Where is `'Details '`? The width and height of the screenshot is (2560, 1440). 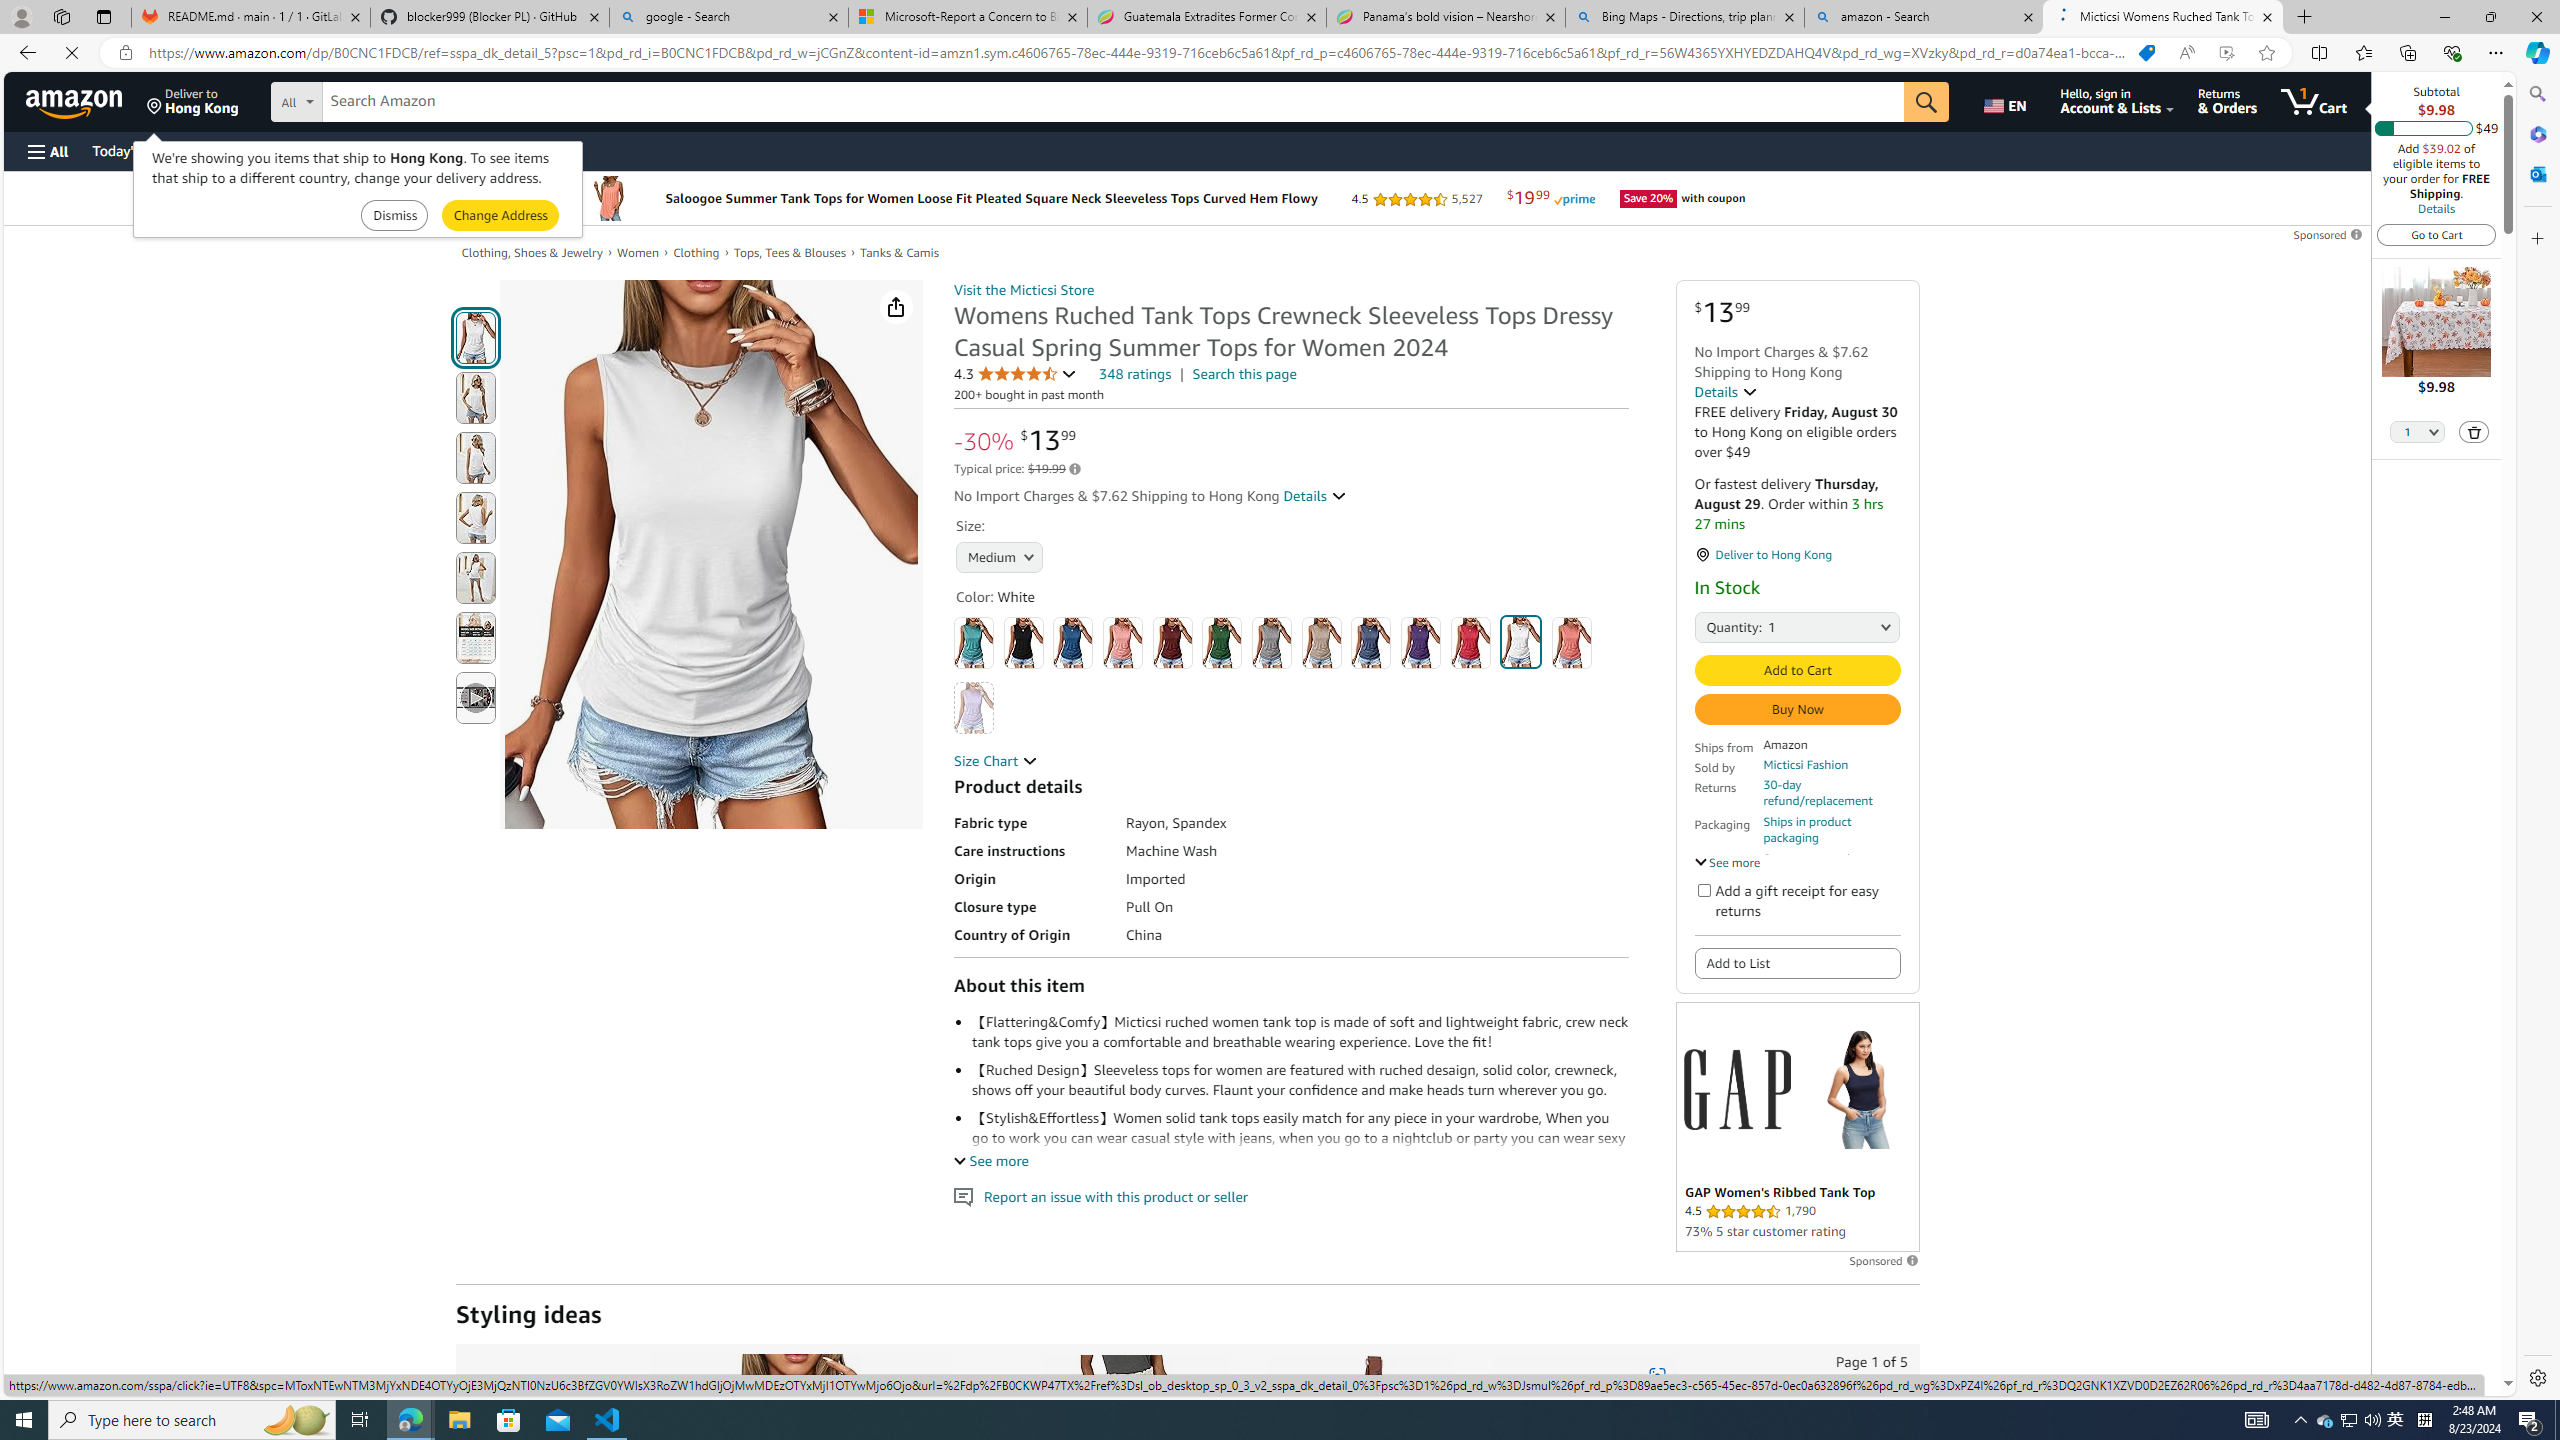
'Details ' is located at coordinates (1725, 390).